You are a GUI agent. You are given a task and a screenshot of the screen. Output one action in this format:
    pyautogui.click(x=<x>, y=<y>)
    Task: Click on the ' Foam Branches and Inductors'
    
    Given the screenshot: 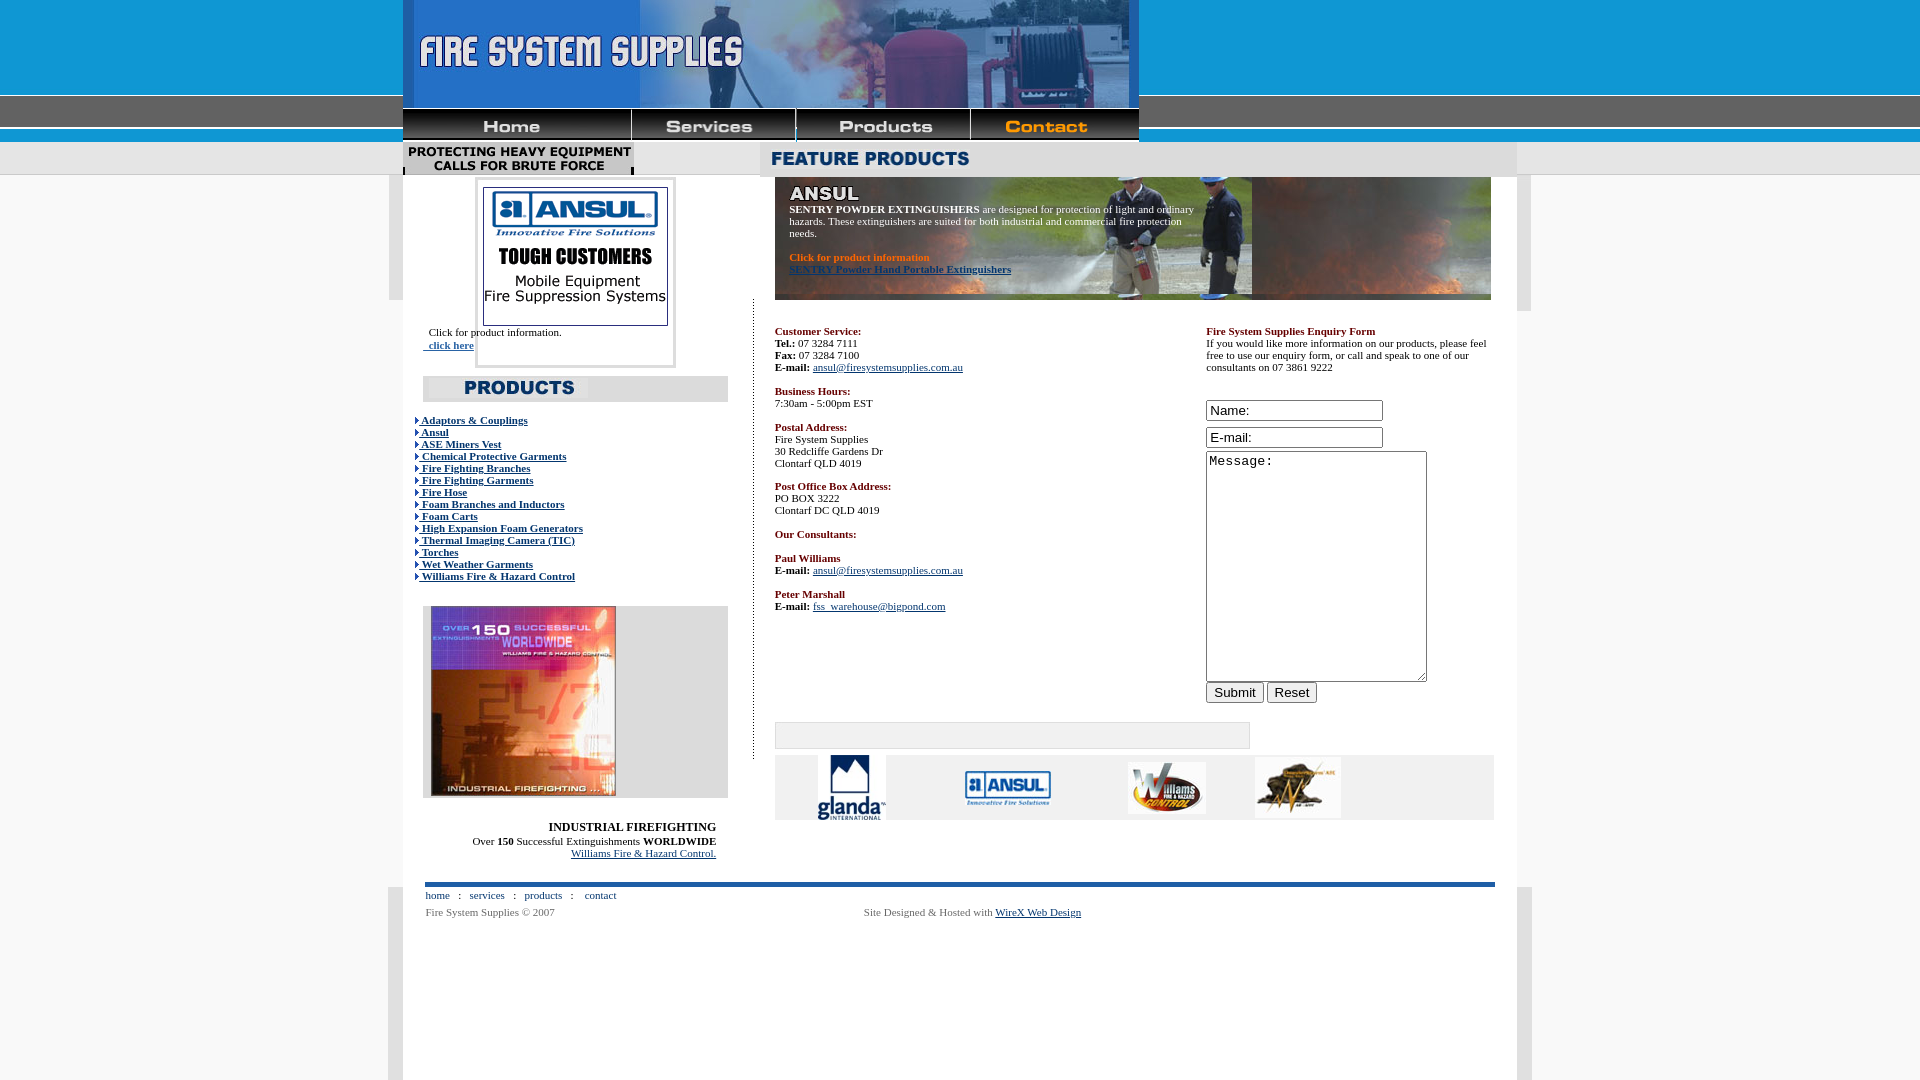 What is the action you would take?
    pyautogui.click(x=489, y=503)
    